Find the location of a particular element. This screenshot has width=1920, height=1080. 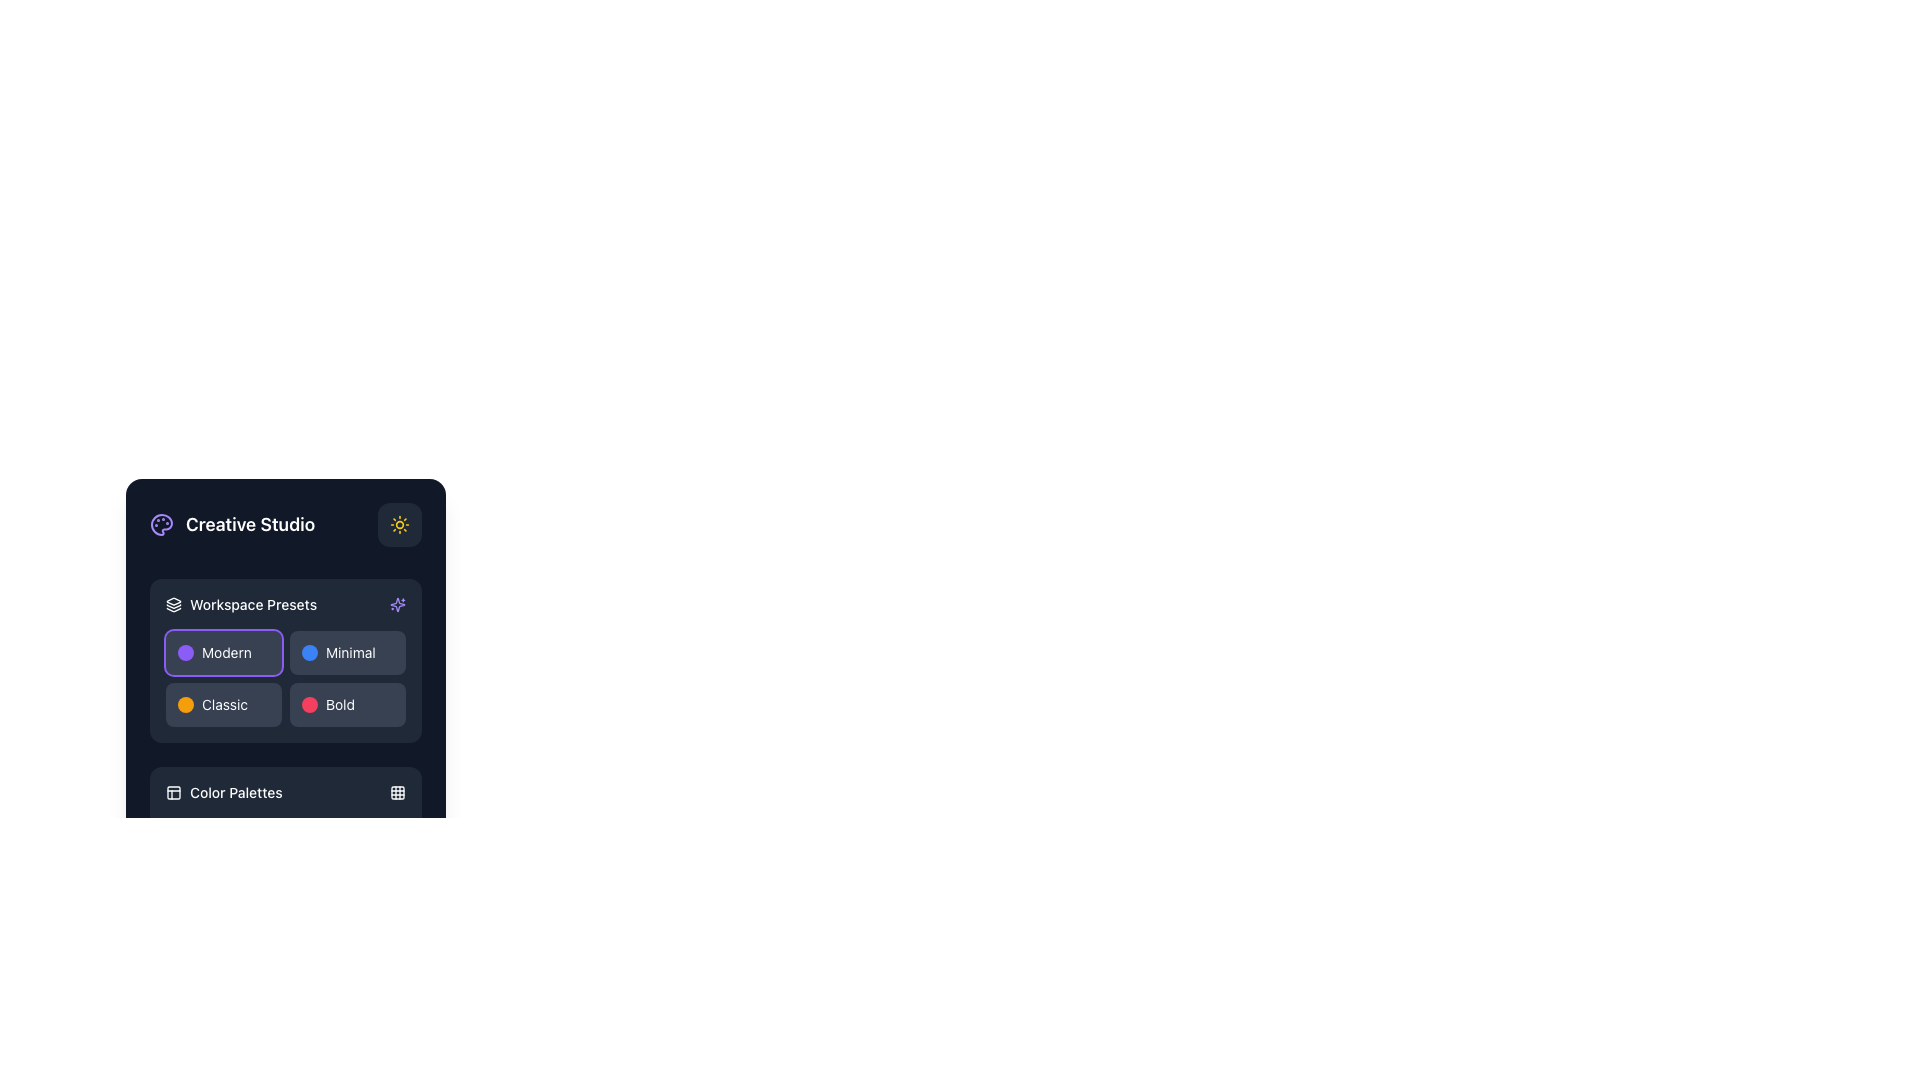

the selectable options section below the 'Creative Studio' header is located at coordinates (285, 660).